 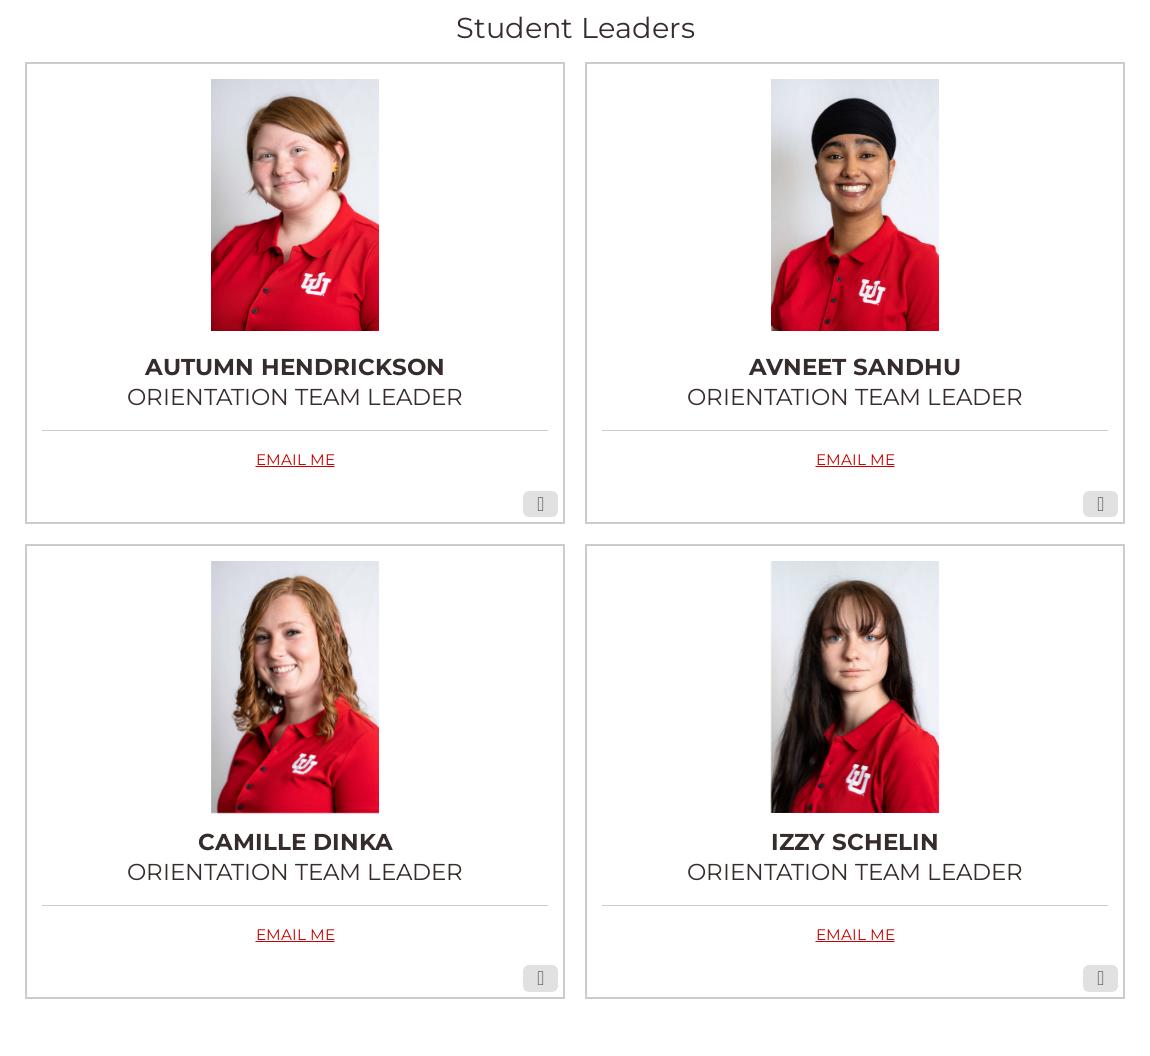 What do you see at coordinates (40, 294) in the screenshot?
I see `'Autumn Hendrickson is currently a sophomore majoring in Stage Management here at the
                                          U. She is originally from Durham, North Carolina, though she has quickly fallen in
                                          love with Salt Lake City and the rest of Utah. Throughout the 2023-24 school year
                                          she will be working on the Stage Management teams of two different productions being
                                          produced by the University of Utah Department of Theatre as both a First and Second
                                          Assistant Stage Manager. During the Summer of 2023, Autumn joined the Office of Orientation
                                          and Transition as an Orientation Leader, and she is excited to continue welcoming
                                          incoming students alongside this amazing team as an Orientation Team Leader.'` at bounding box center [40, 294].